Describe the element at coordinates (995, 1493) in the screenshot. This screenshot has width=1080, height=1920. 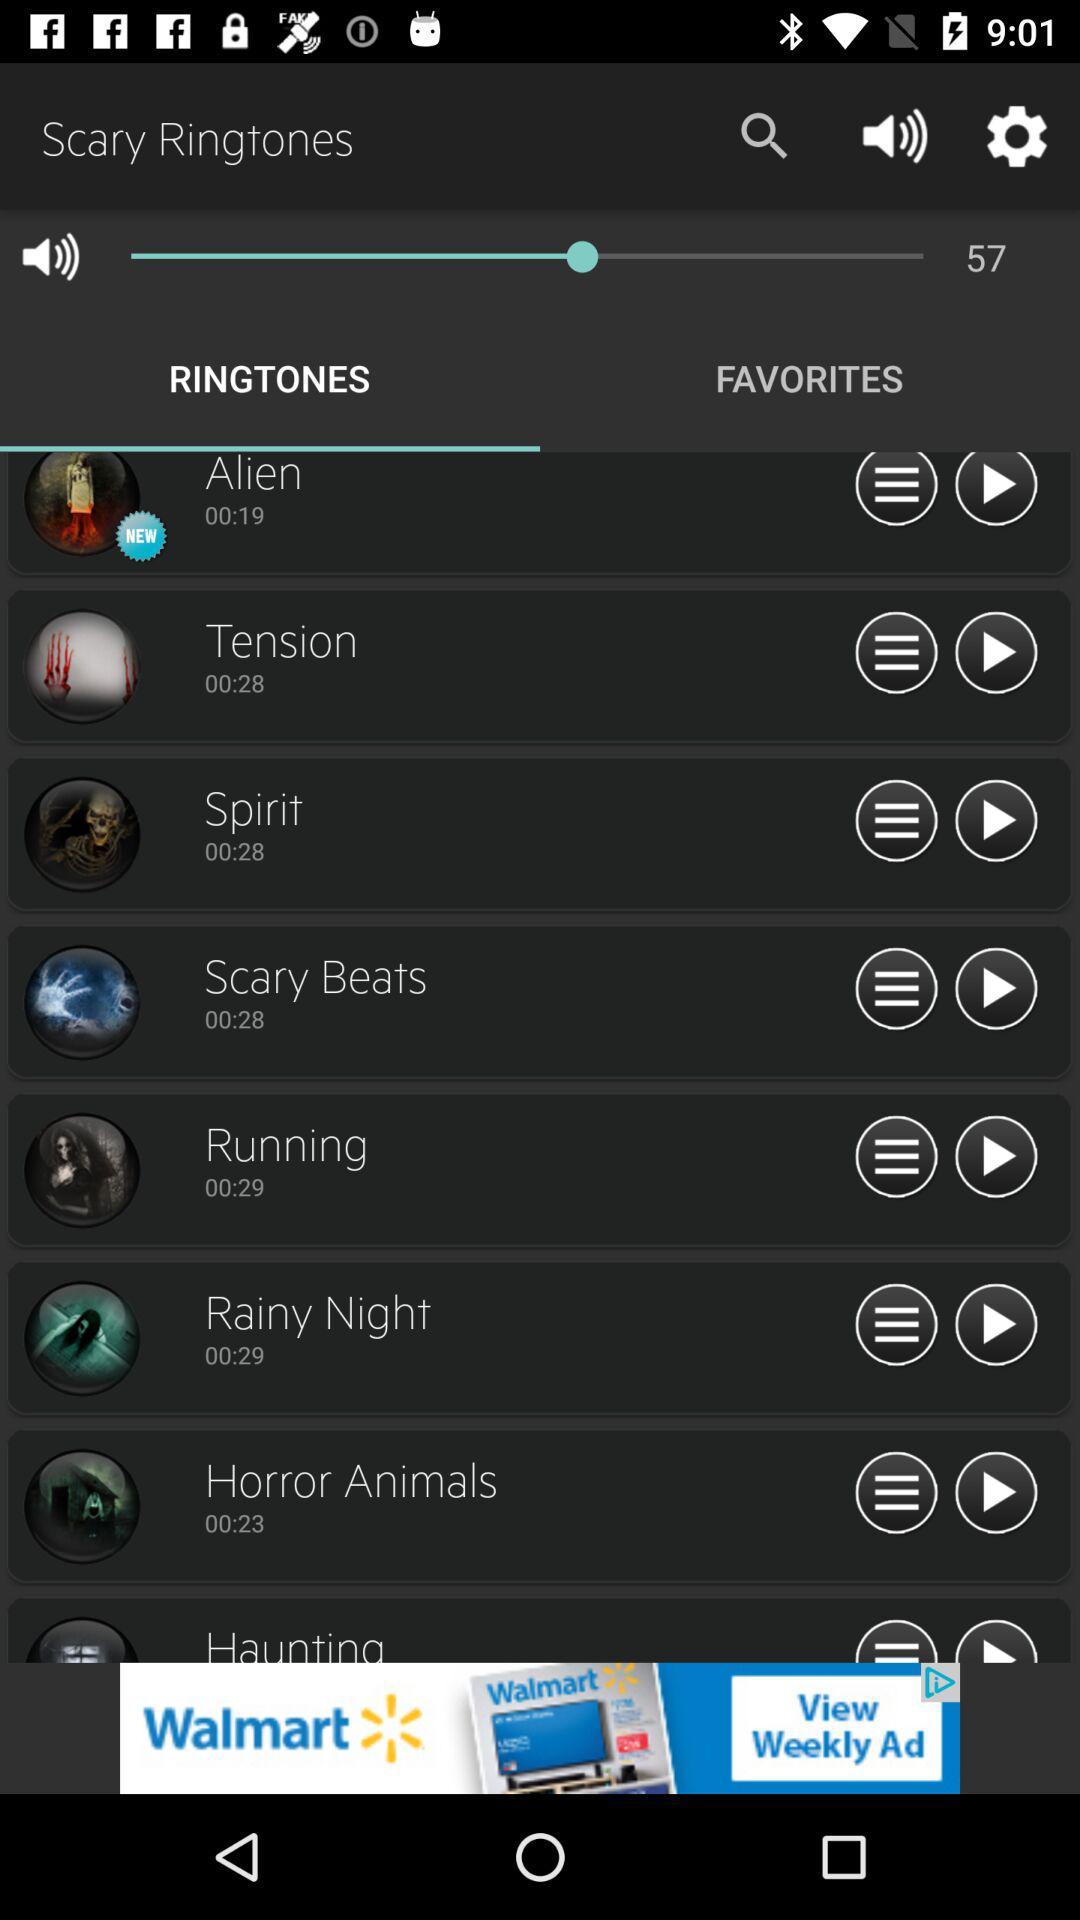
I see `playing the option` at that location.